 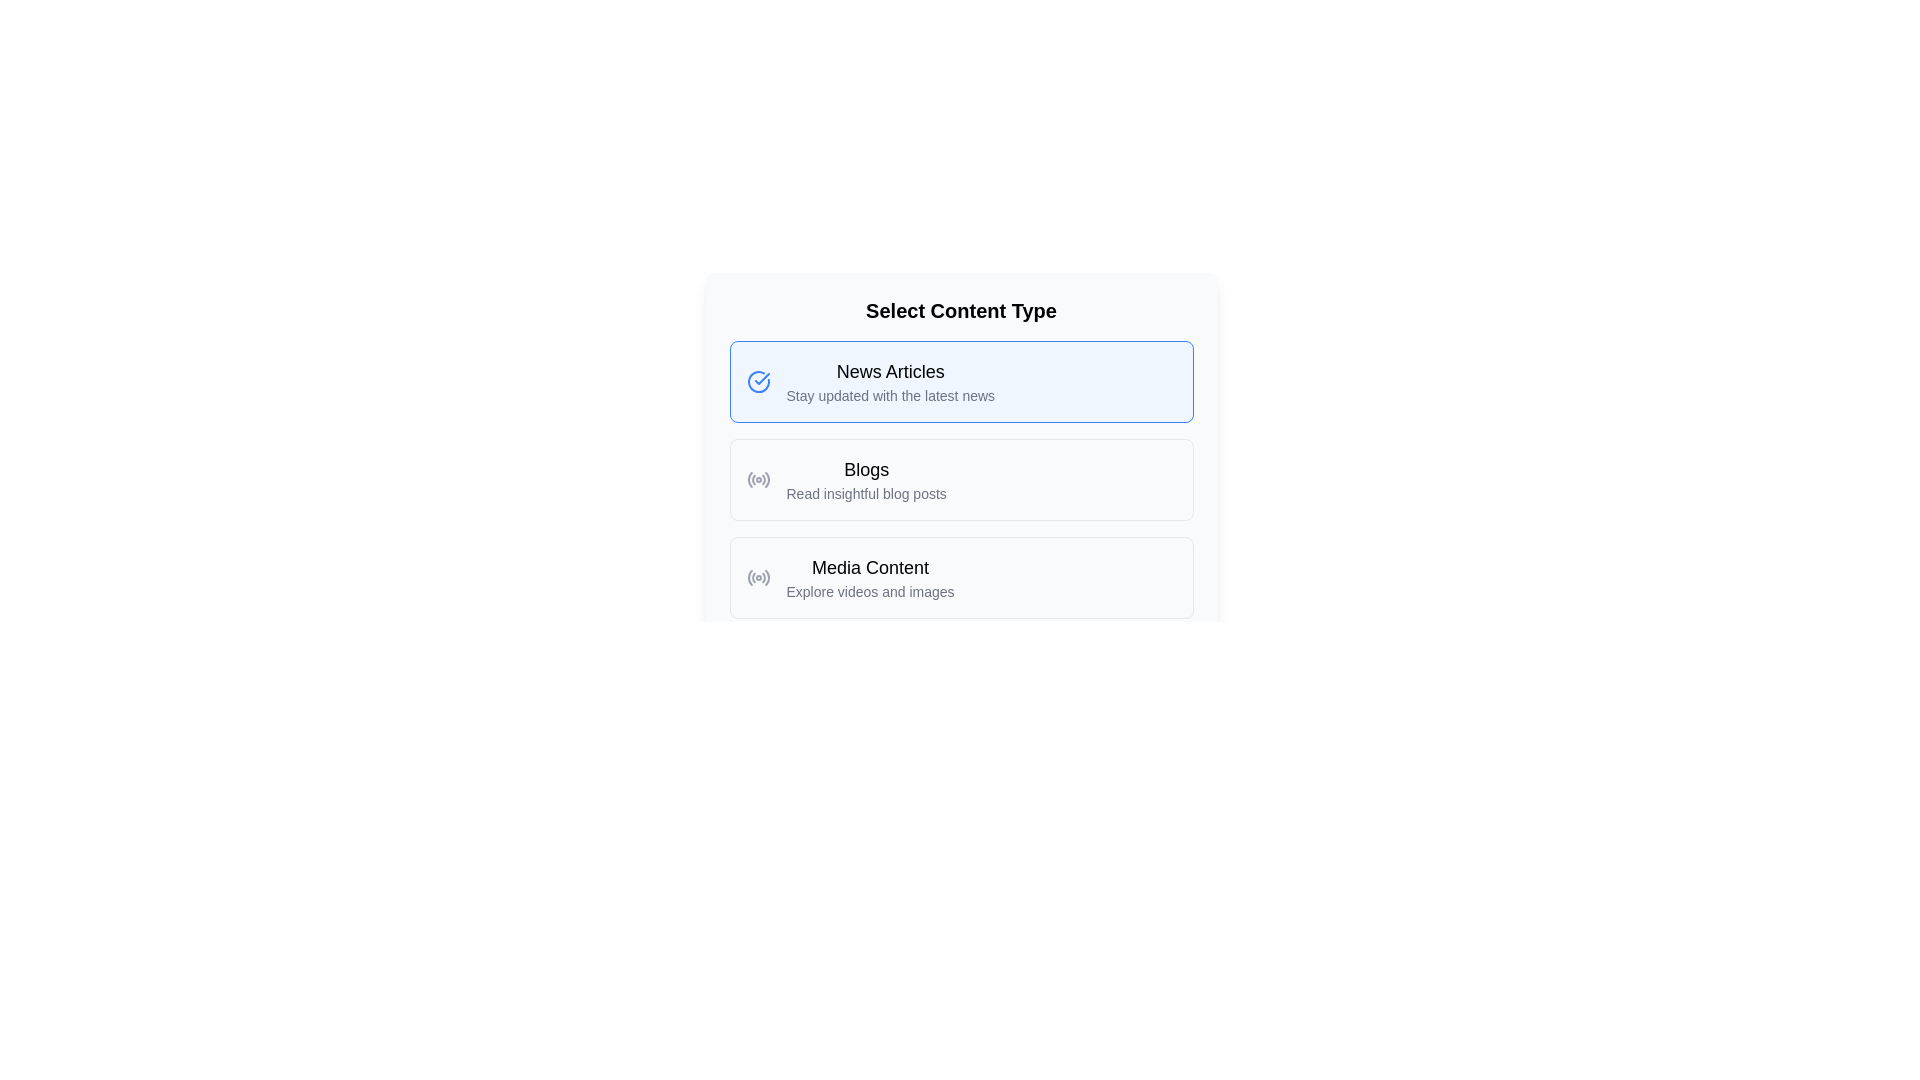 What do you see at coordinates (866, 493) in the screenshot?
I see `the descriptive Text Label for the 'Blogs' option, located below the 'Blogs' heading in the 'Select Content Type' section` at bounding box center [866, 493].